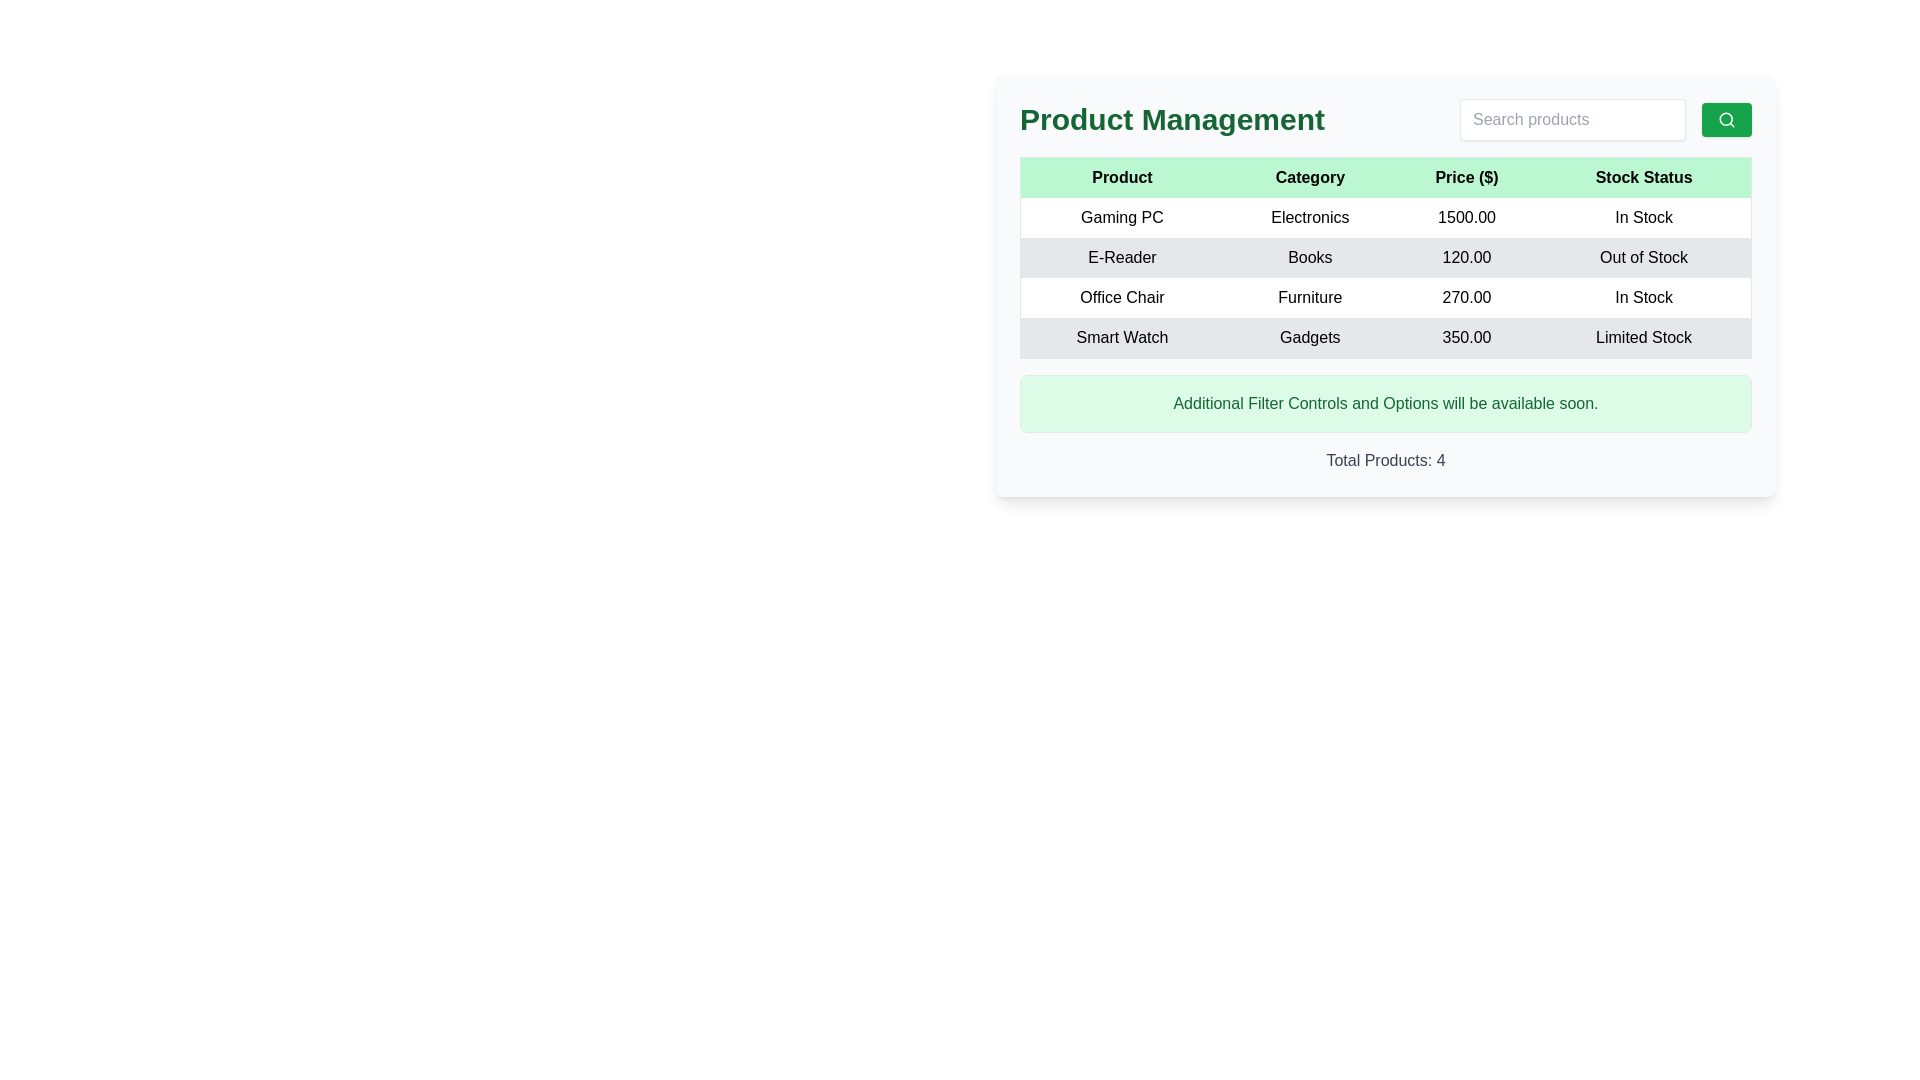 Image resolution: width=1920 pixels, height=1080 pixels. What do you see at coordinates (1644, 337) in the screenshot?
I see `the 'Limited Stock' text label in the 'Stock Status' column of the product table for the 'Smart Watch' item, which is located in the far right of the row` at bounding box center [1644, 337].